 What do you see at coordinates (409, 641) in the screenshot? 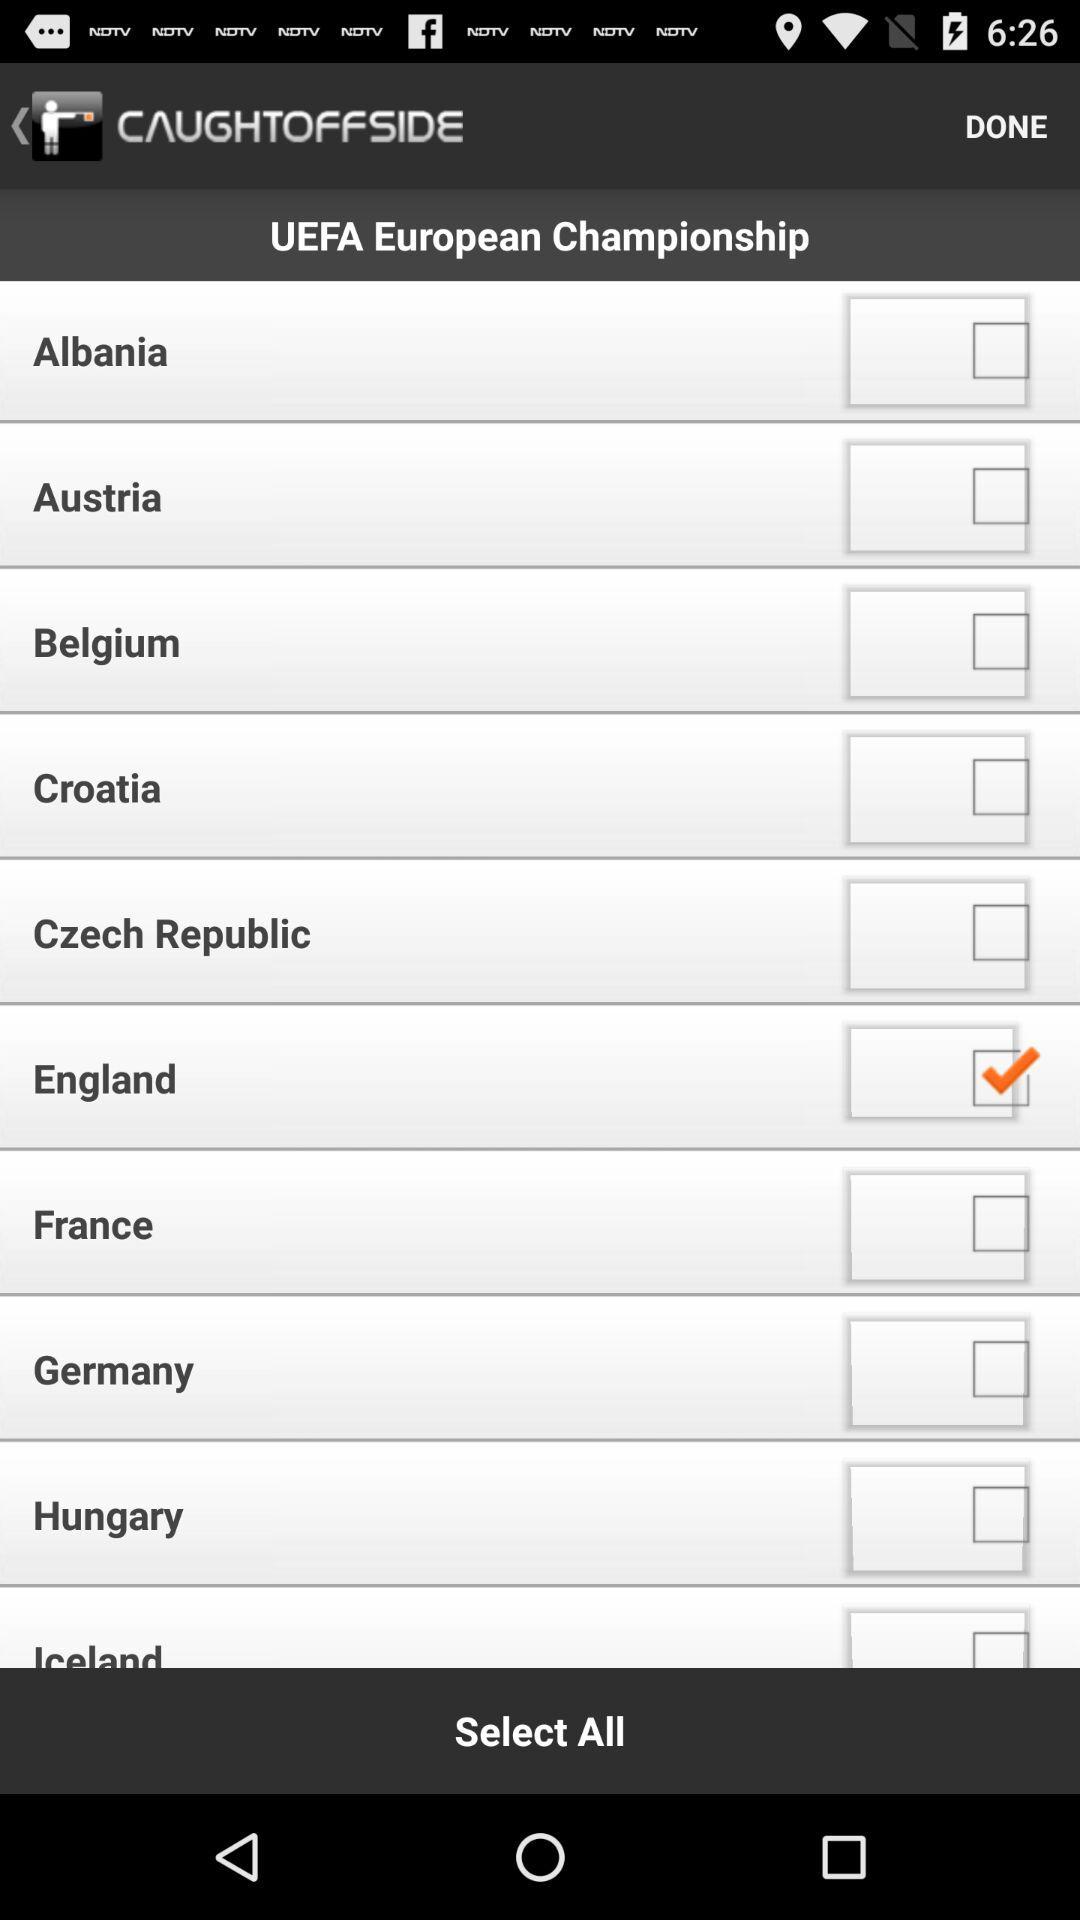
I see `the icon above croatia` at bounding box center [409, 641].